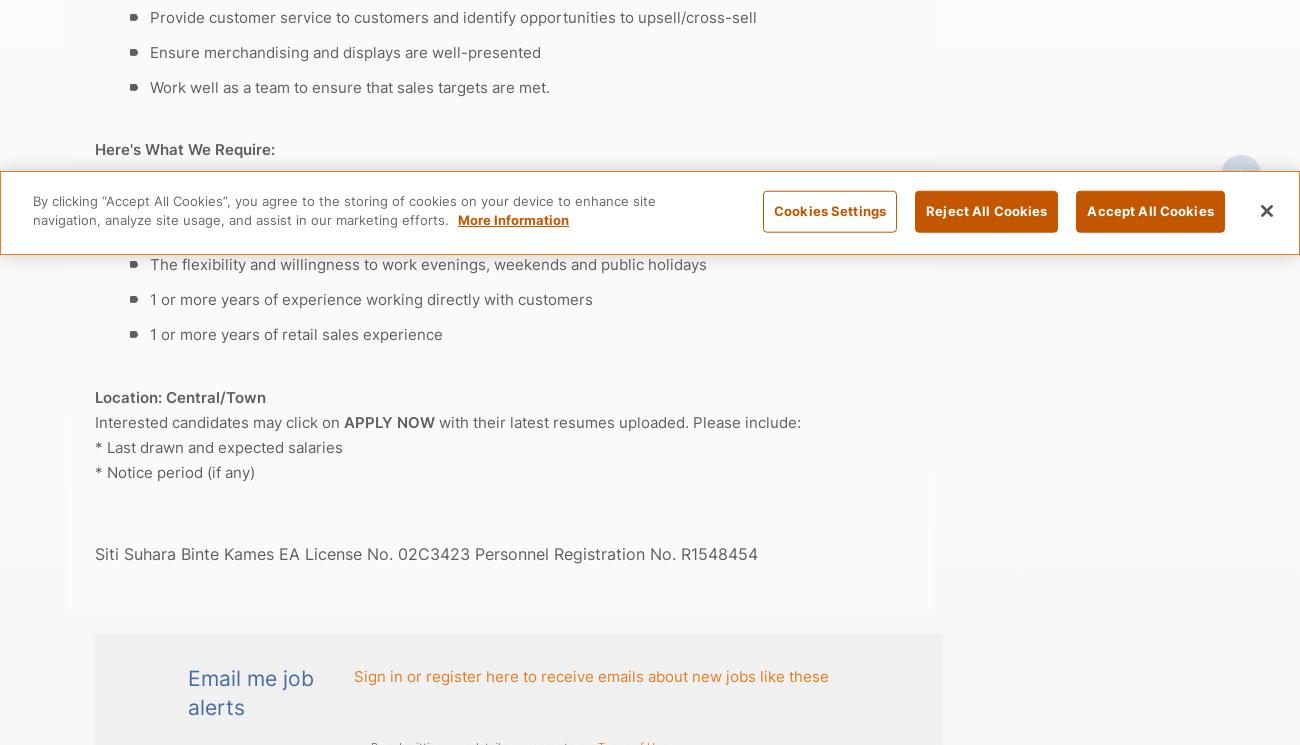  What do you see at coordinates (370, 299) in the screenshot?
I see `'1 or more years of experience working directly with customers'` at bounding box center [370, 299].